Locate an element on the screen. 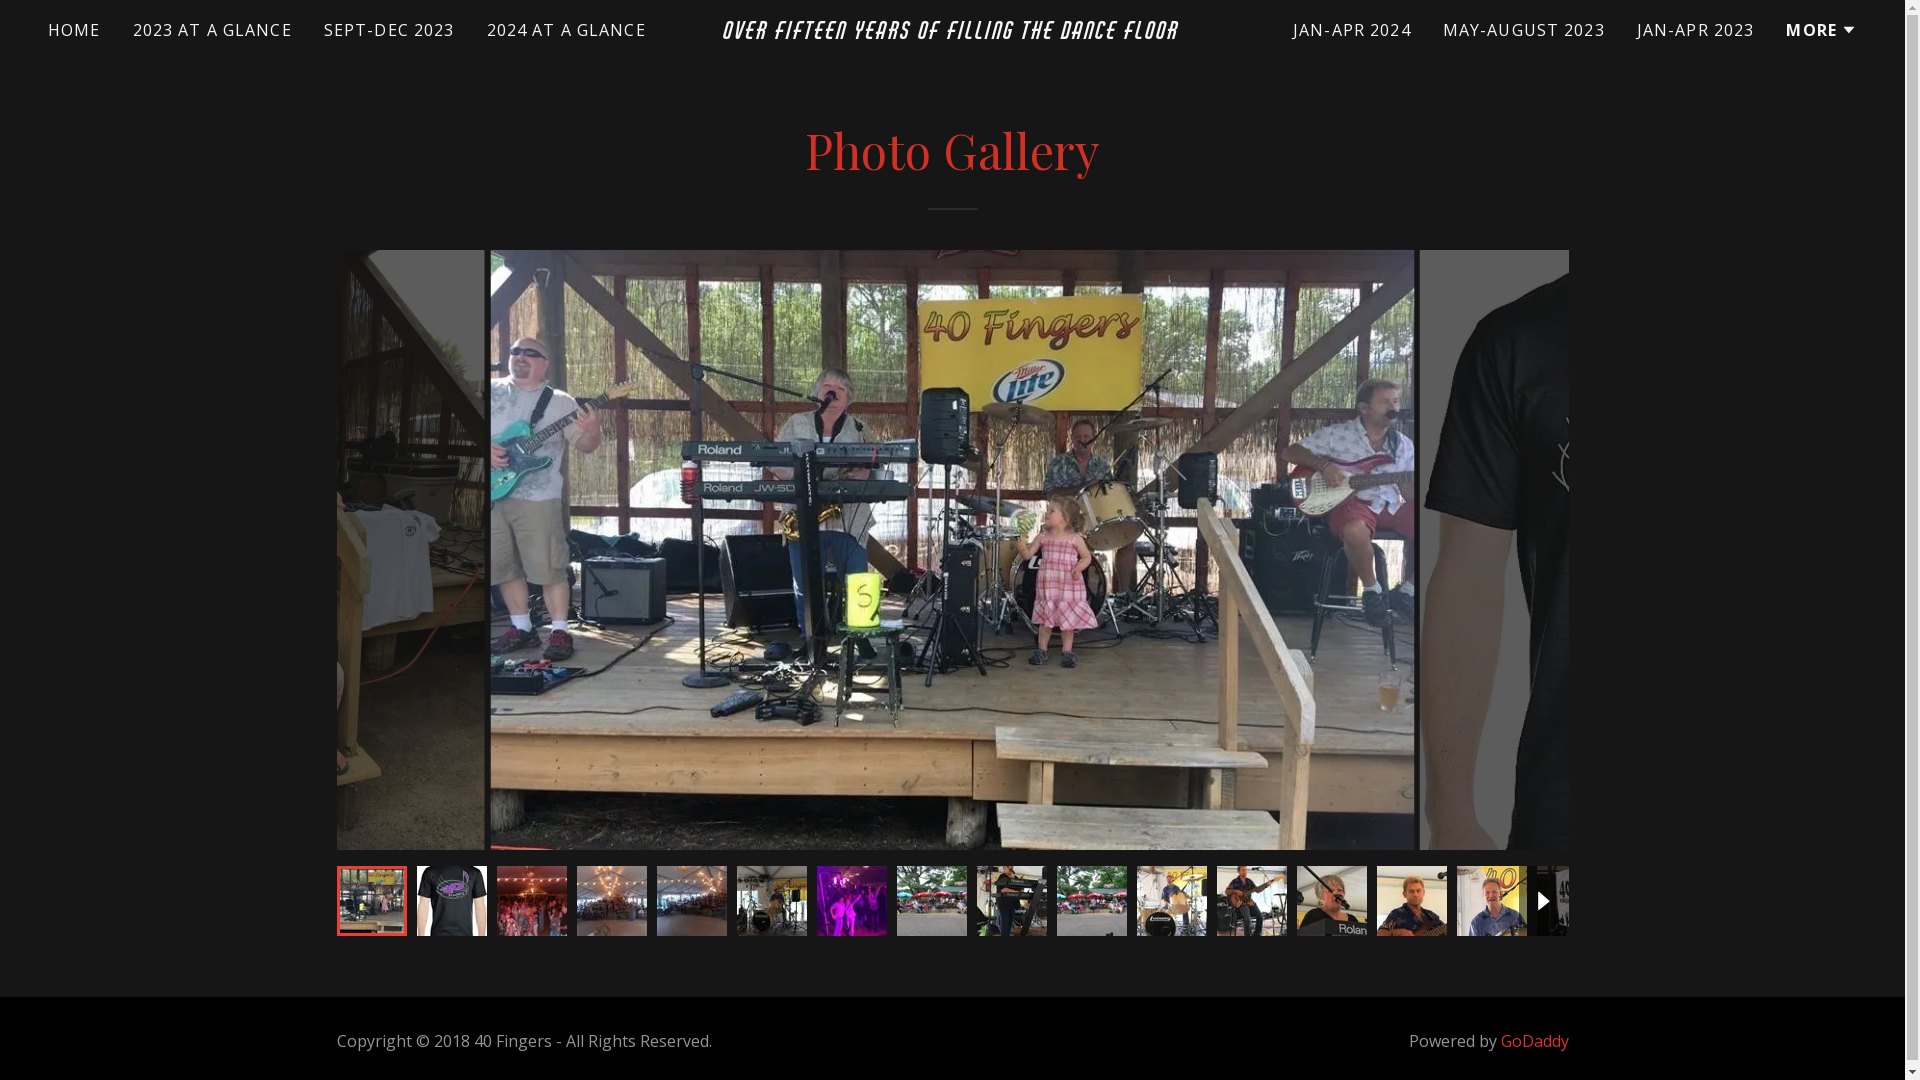 Image resolution: width=1920 pixels, height=1080 pixels. 'OVER FIFTEEN YEARS OF FILLING THE DANCE FLOOR' is located at coordinates (951, 31).